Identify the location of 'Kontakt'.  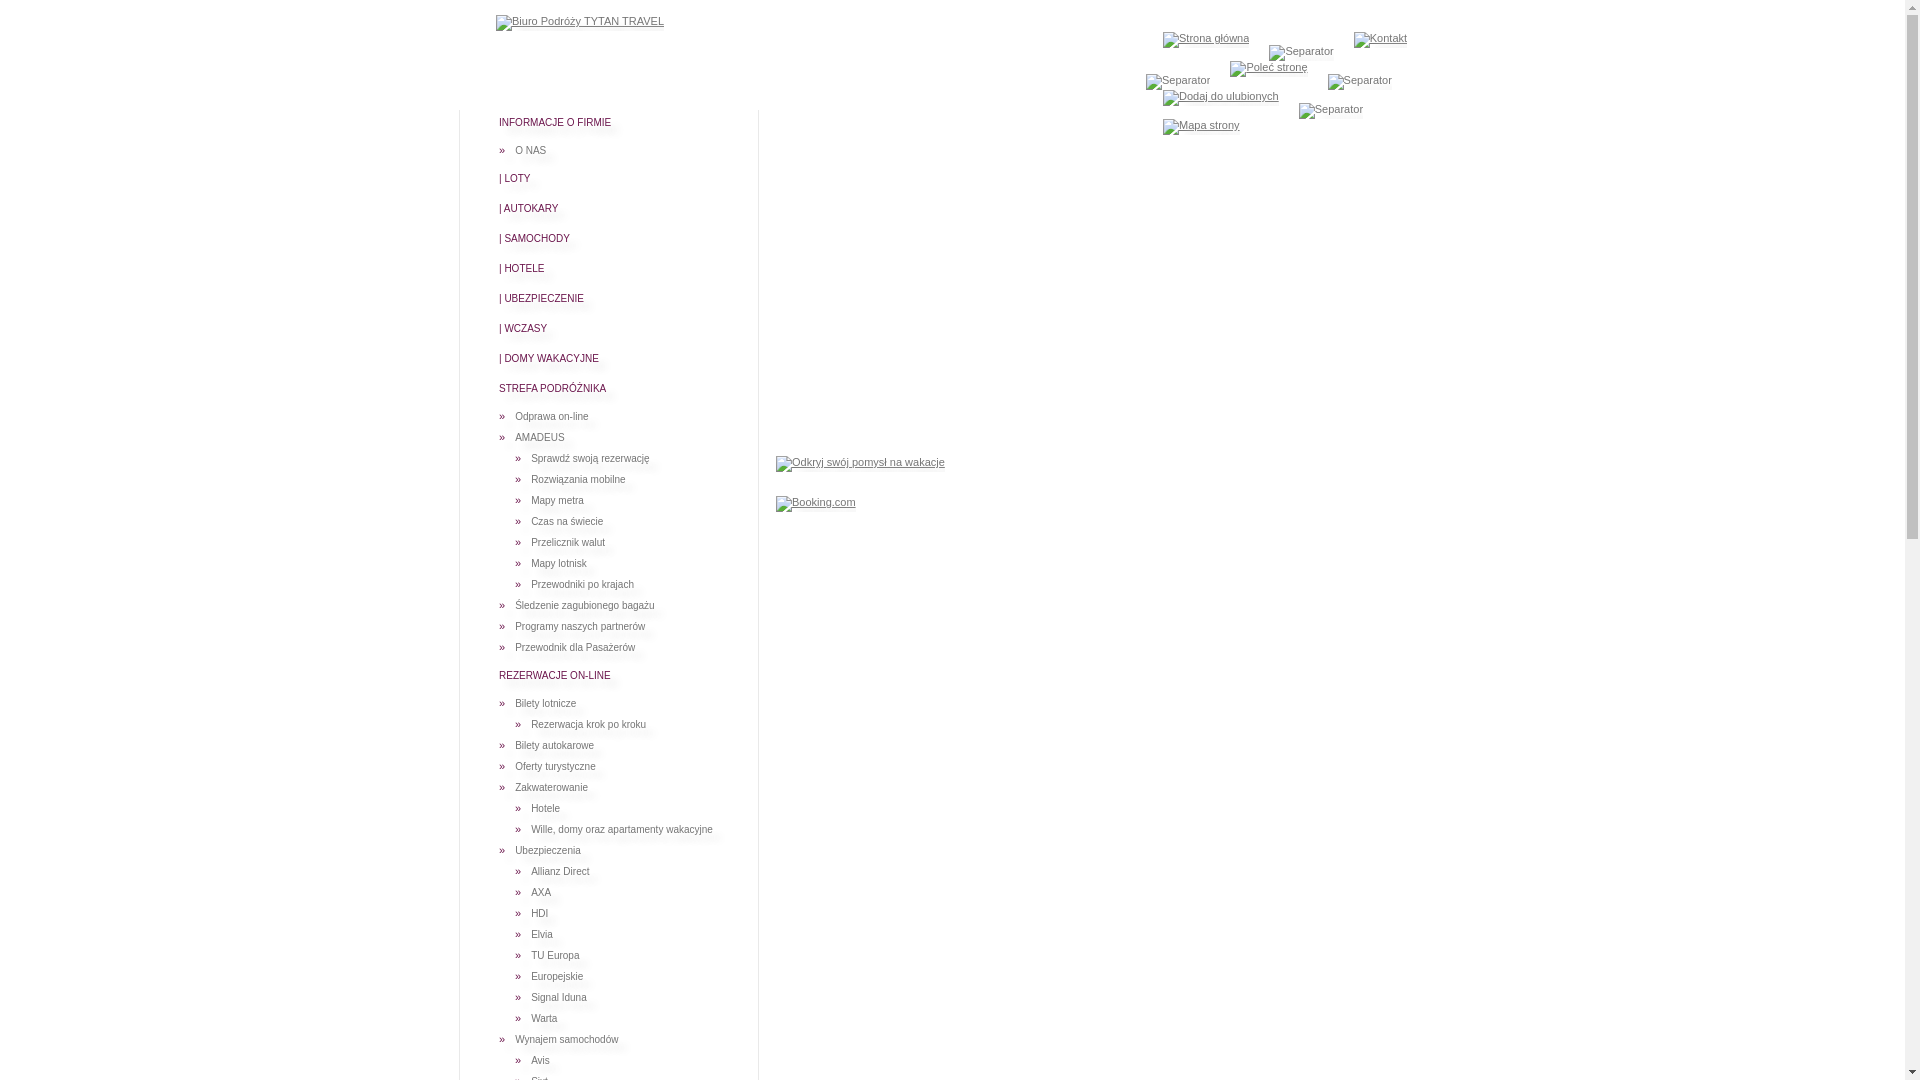
(1353, 39).